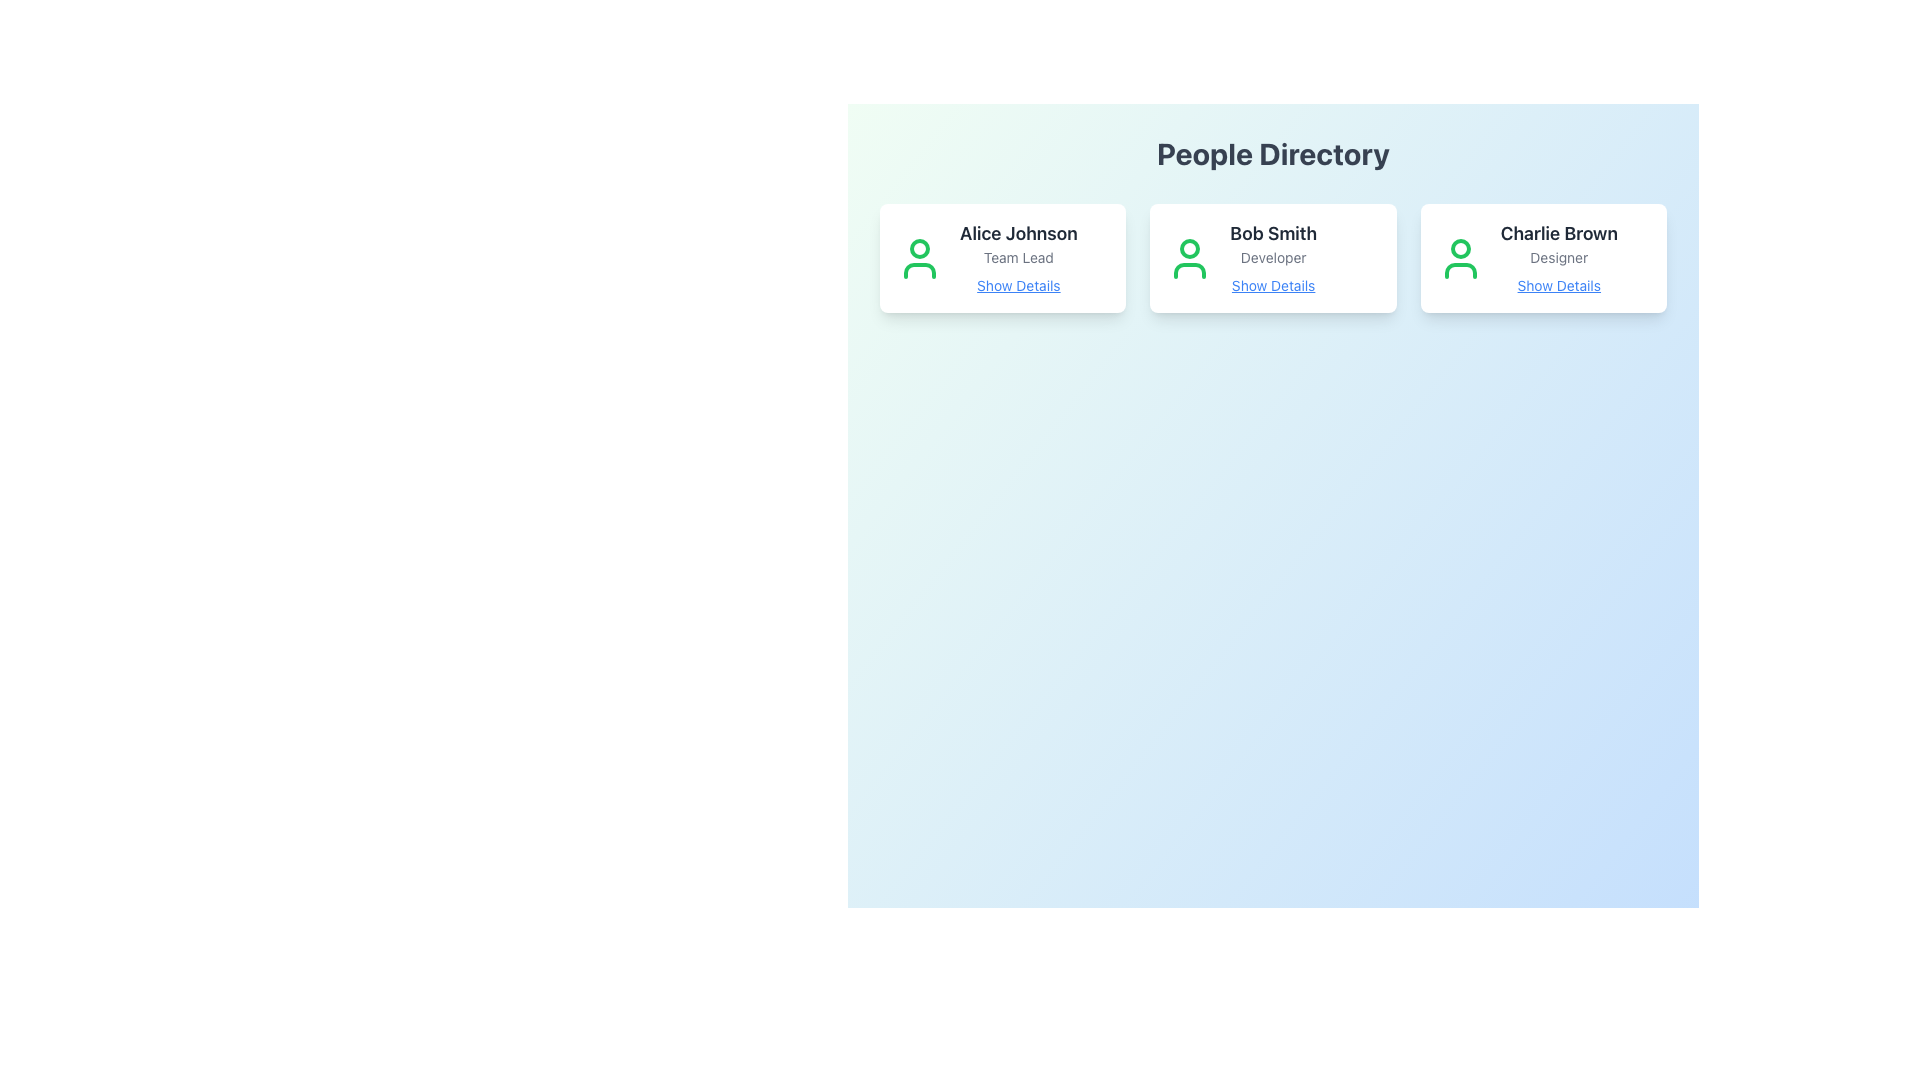 This screenshot has height=1080, width=1920. What do you see at coordinates (1460, 257) in the screenshot?
I see `the SVG Icon representing the profile of 'Charlie Brown' within the 'Charlie Brown Designer Show Details' card, located to the left of the text 'Charlie Brown'` at bounding box center [1460, 257].